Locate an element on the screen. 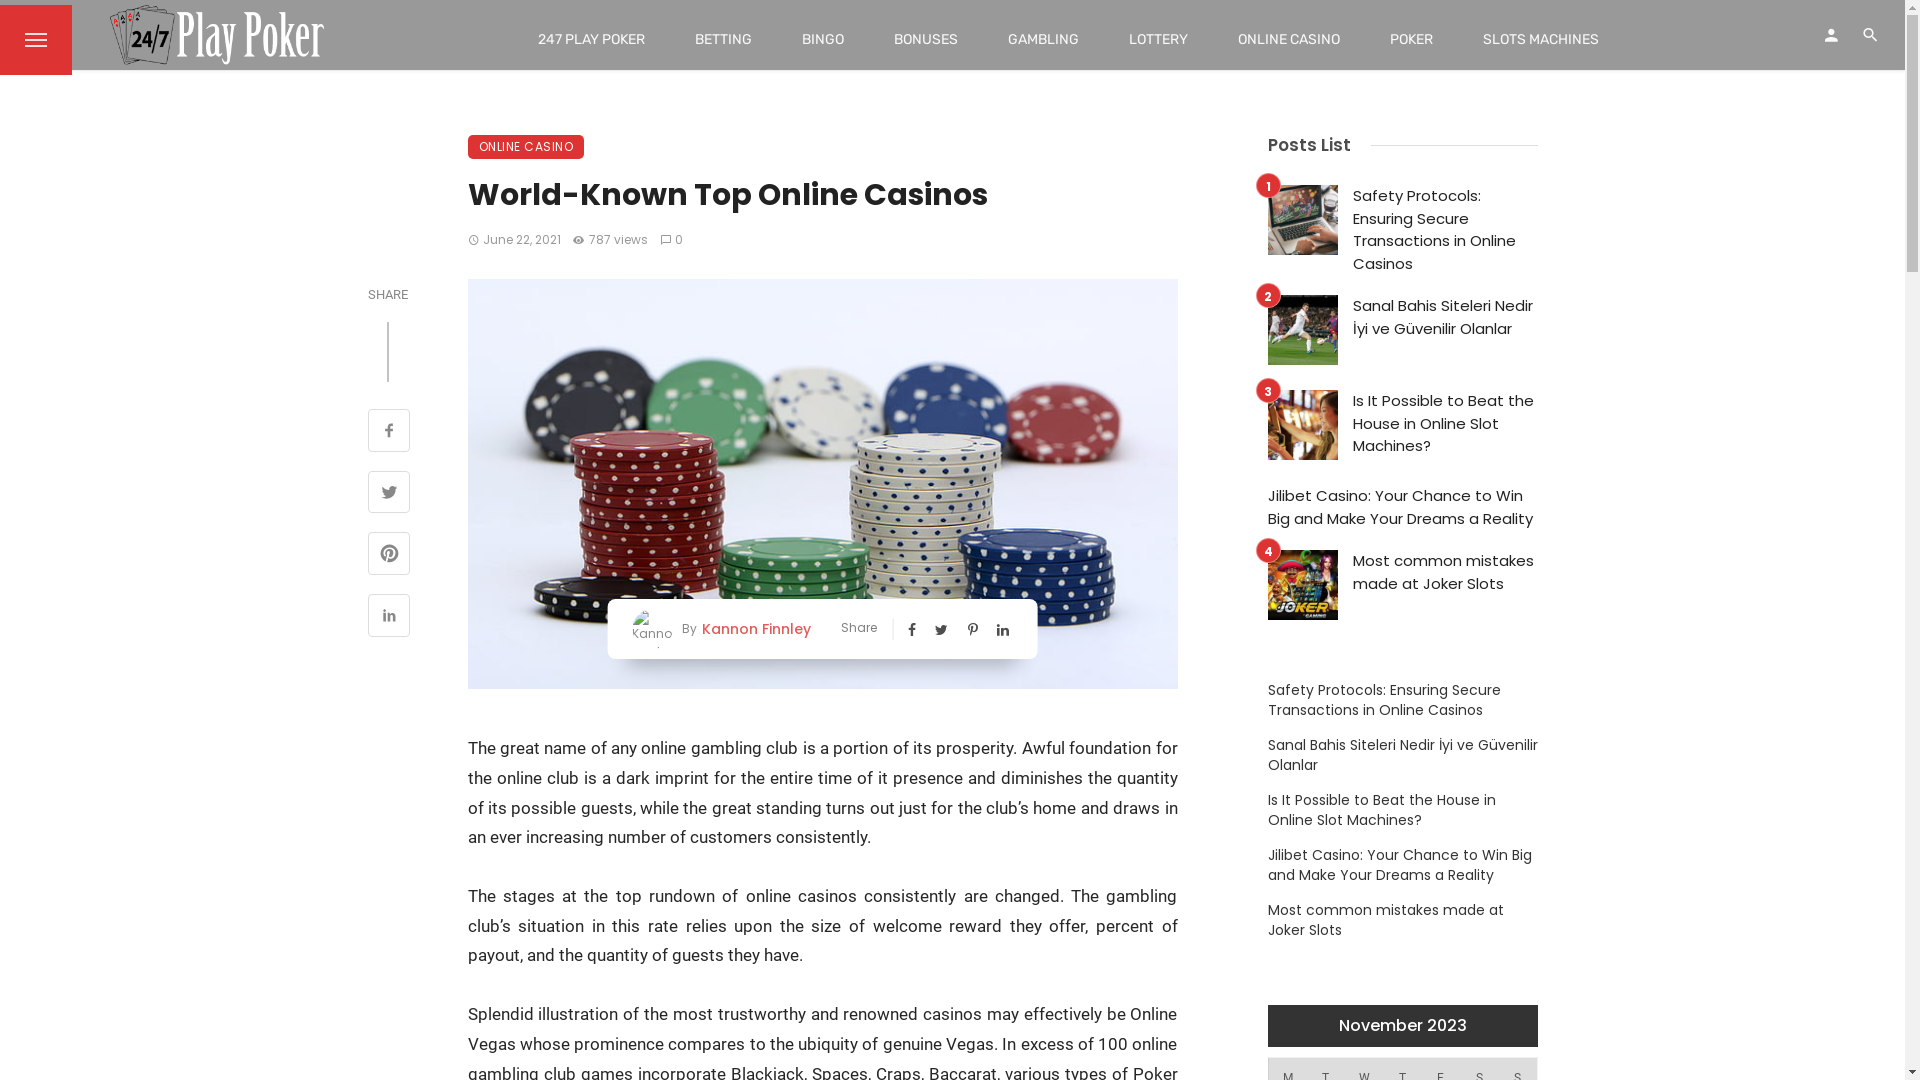 This screenshot has height=1080, width=1920. 'BETTING' is located at coordinates (670, 39).